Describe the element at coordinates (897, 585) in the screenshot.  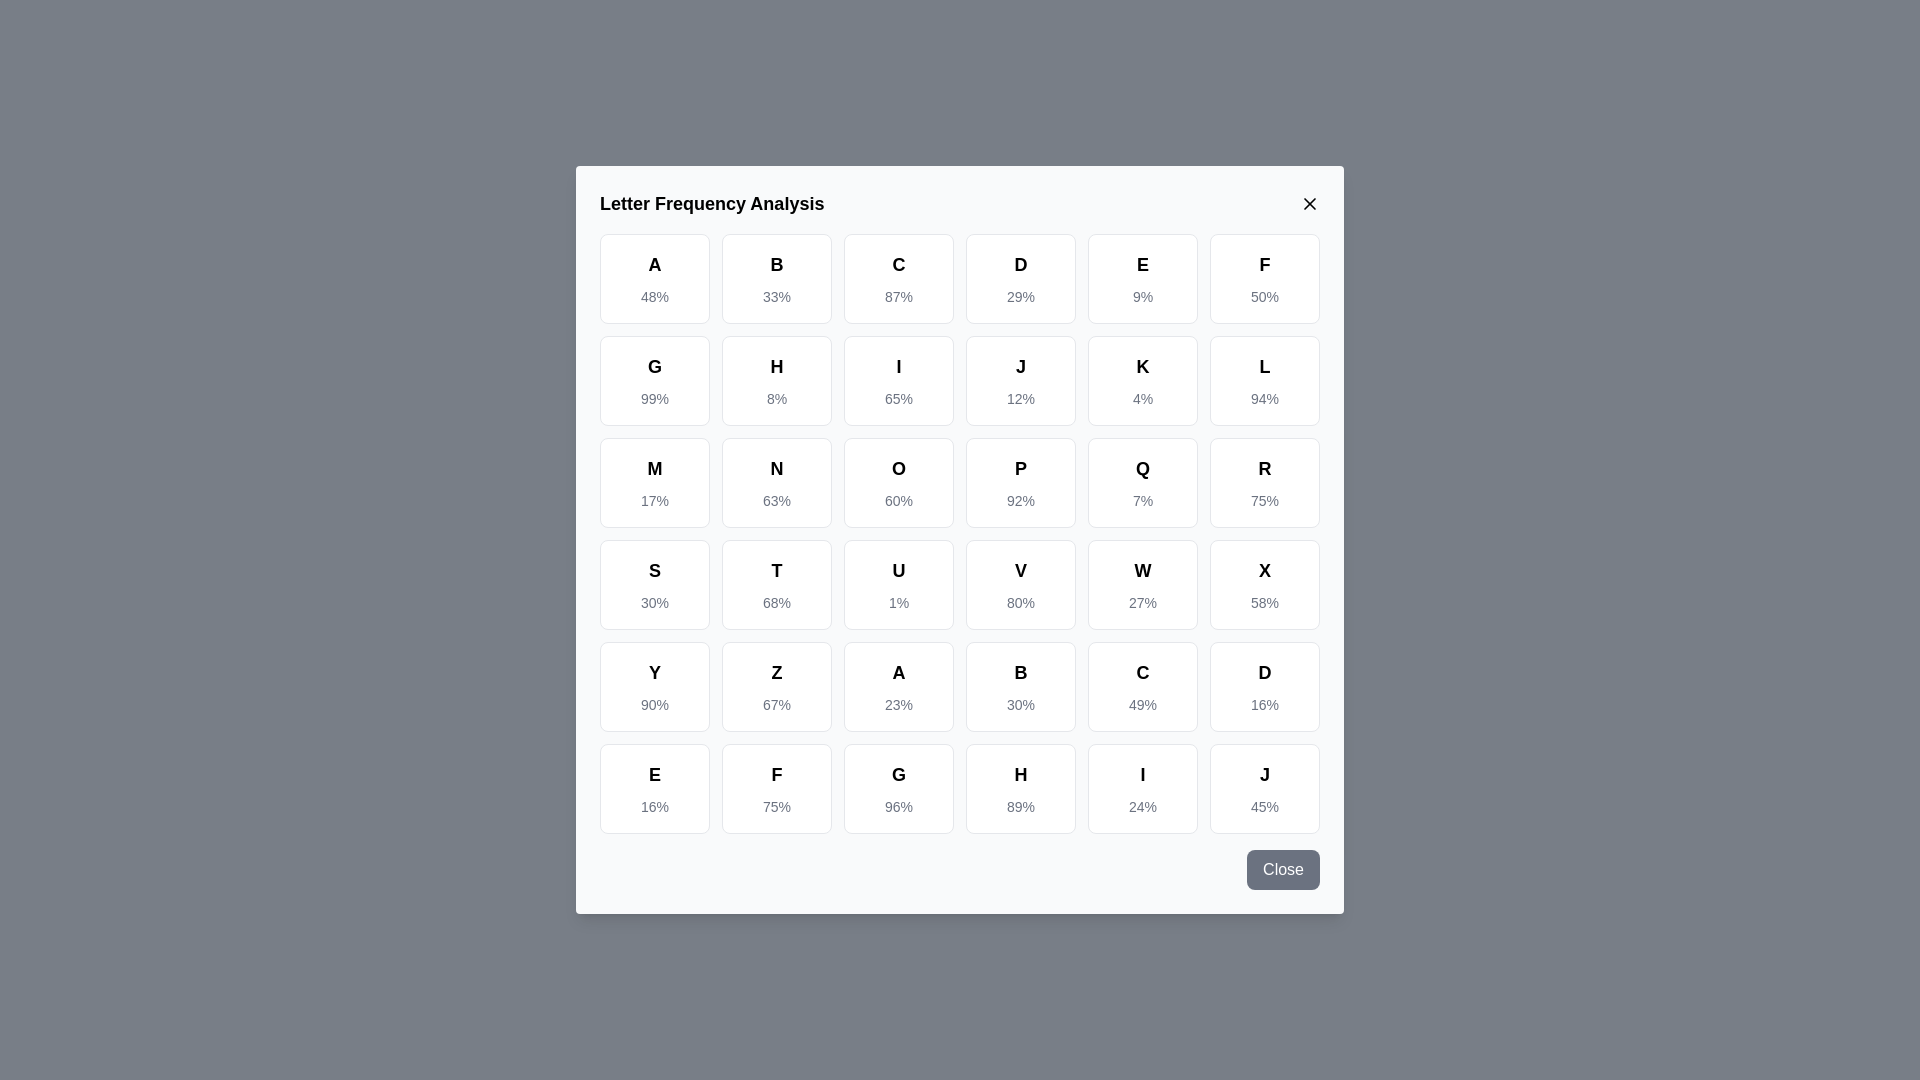
I see `the letter cell corresponding to U` at that location.